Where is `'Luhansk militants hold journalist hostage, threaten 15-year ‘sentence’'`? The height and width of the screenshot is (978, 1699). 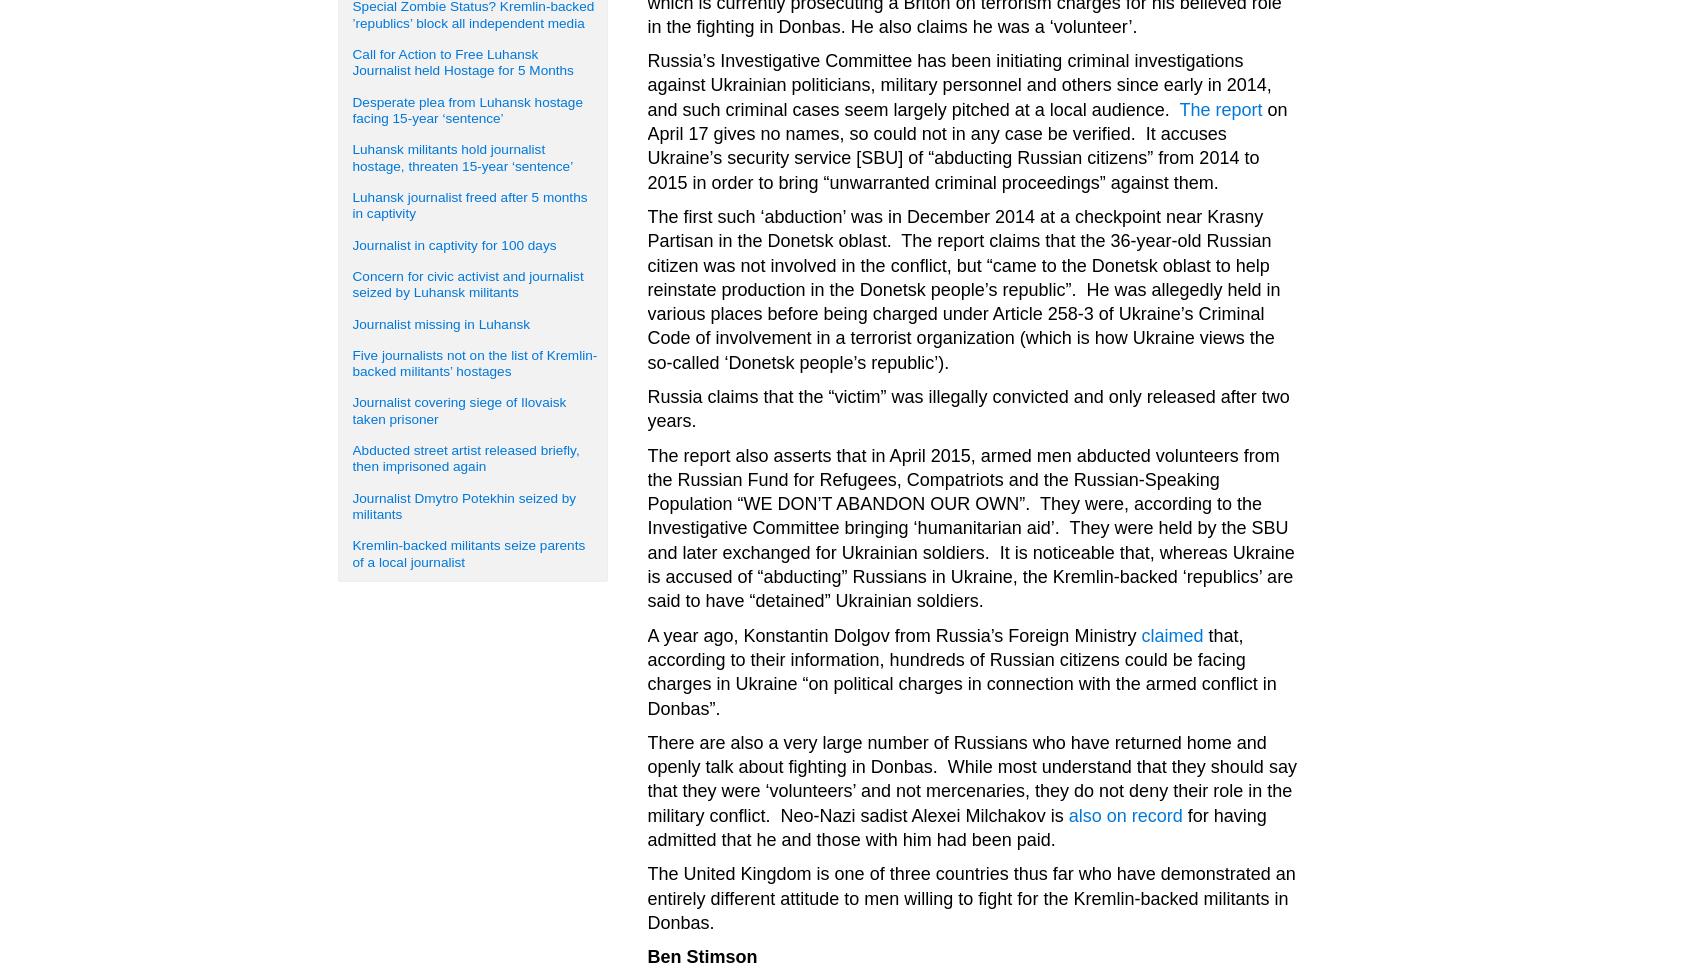 'Luhansk militants hold journalist hostage, threaten 15-year ‘sentence’' is located at coordinates (462, 157).